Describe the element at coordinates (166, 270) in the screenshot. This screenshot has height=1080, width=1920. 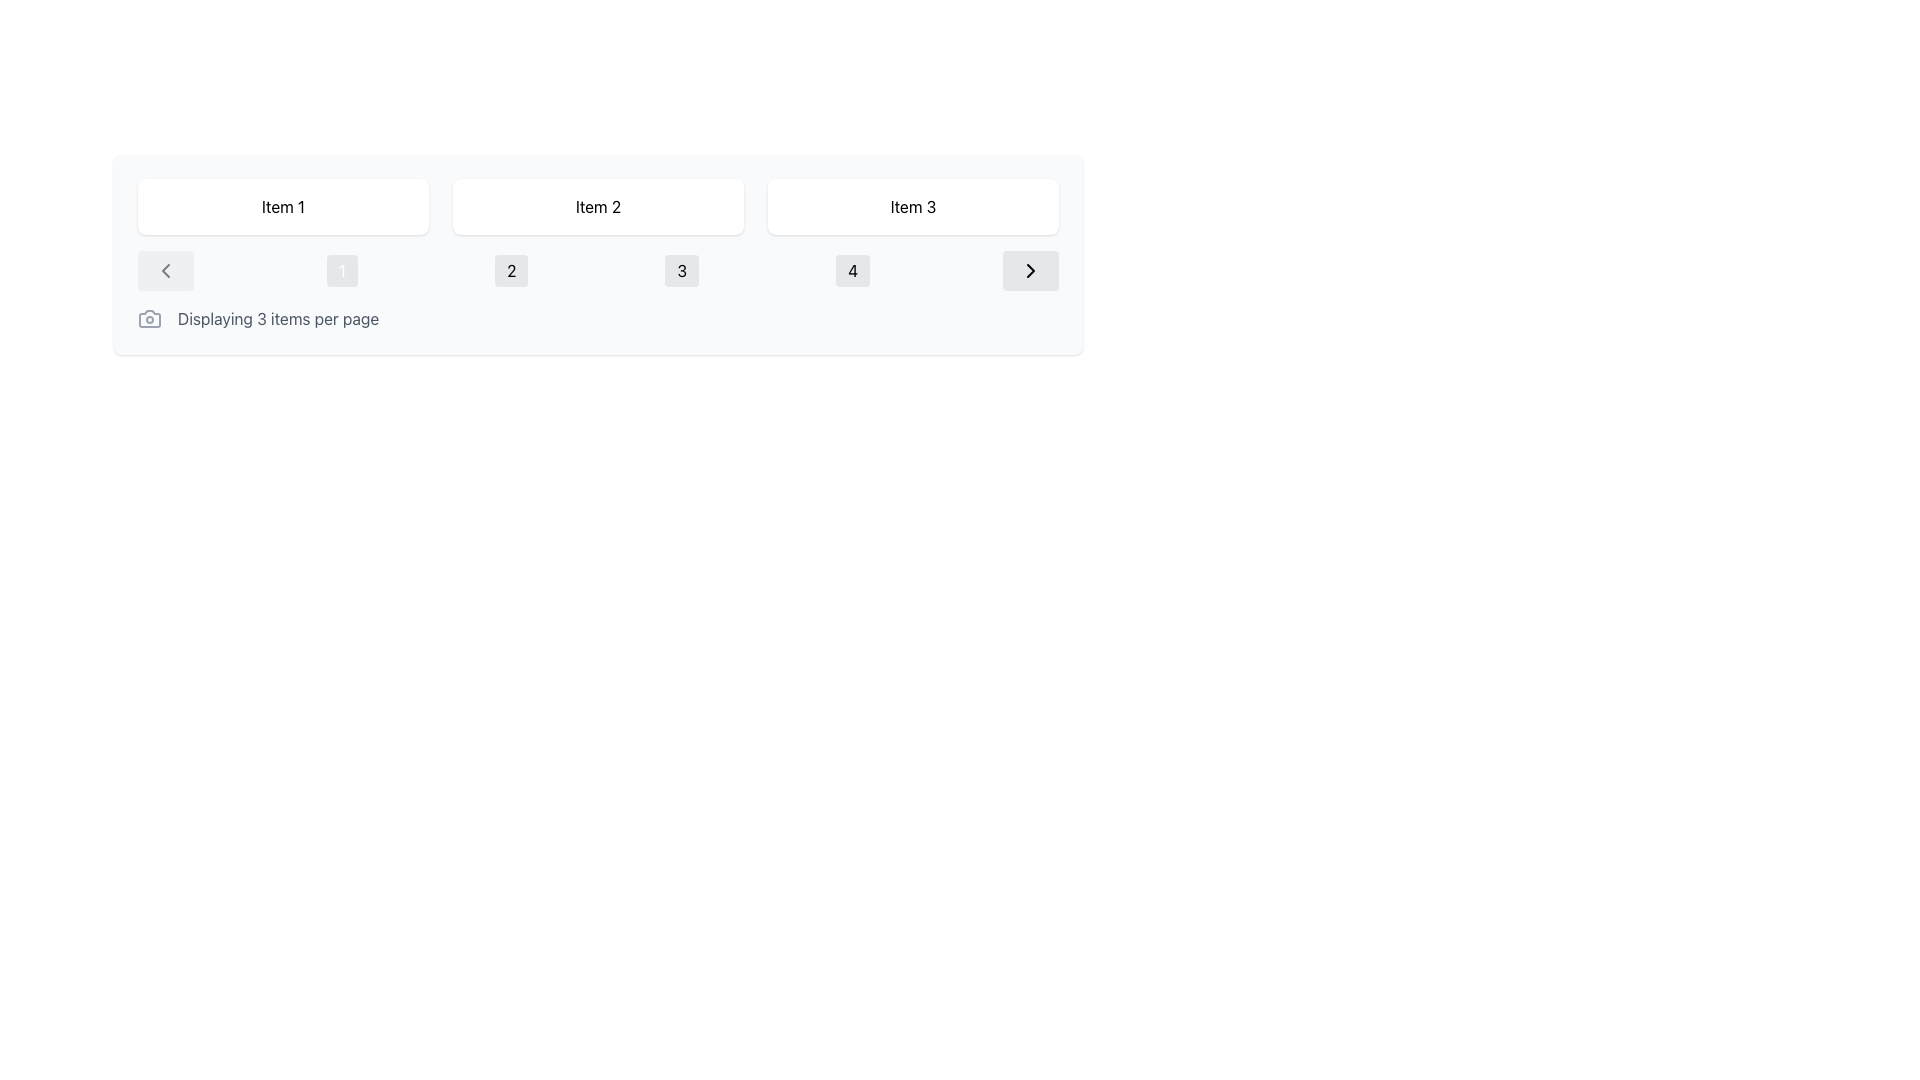
I see `the navigation button located at the leftmost side of the horizontal navigation bar` at that location.